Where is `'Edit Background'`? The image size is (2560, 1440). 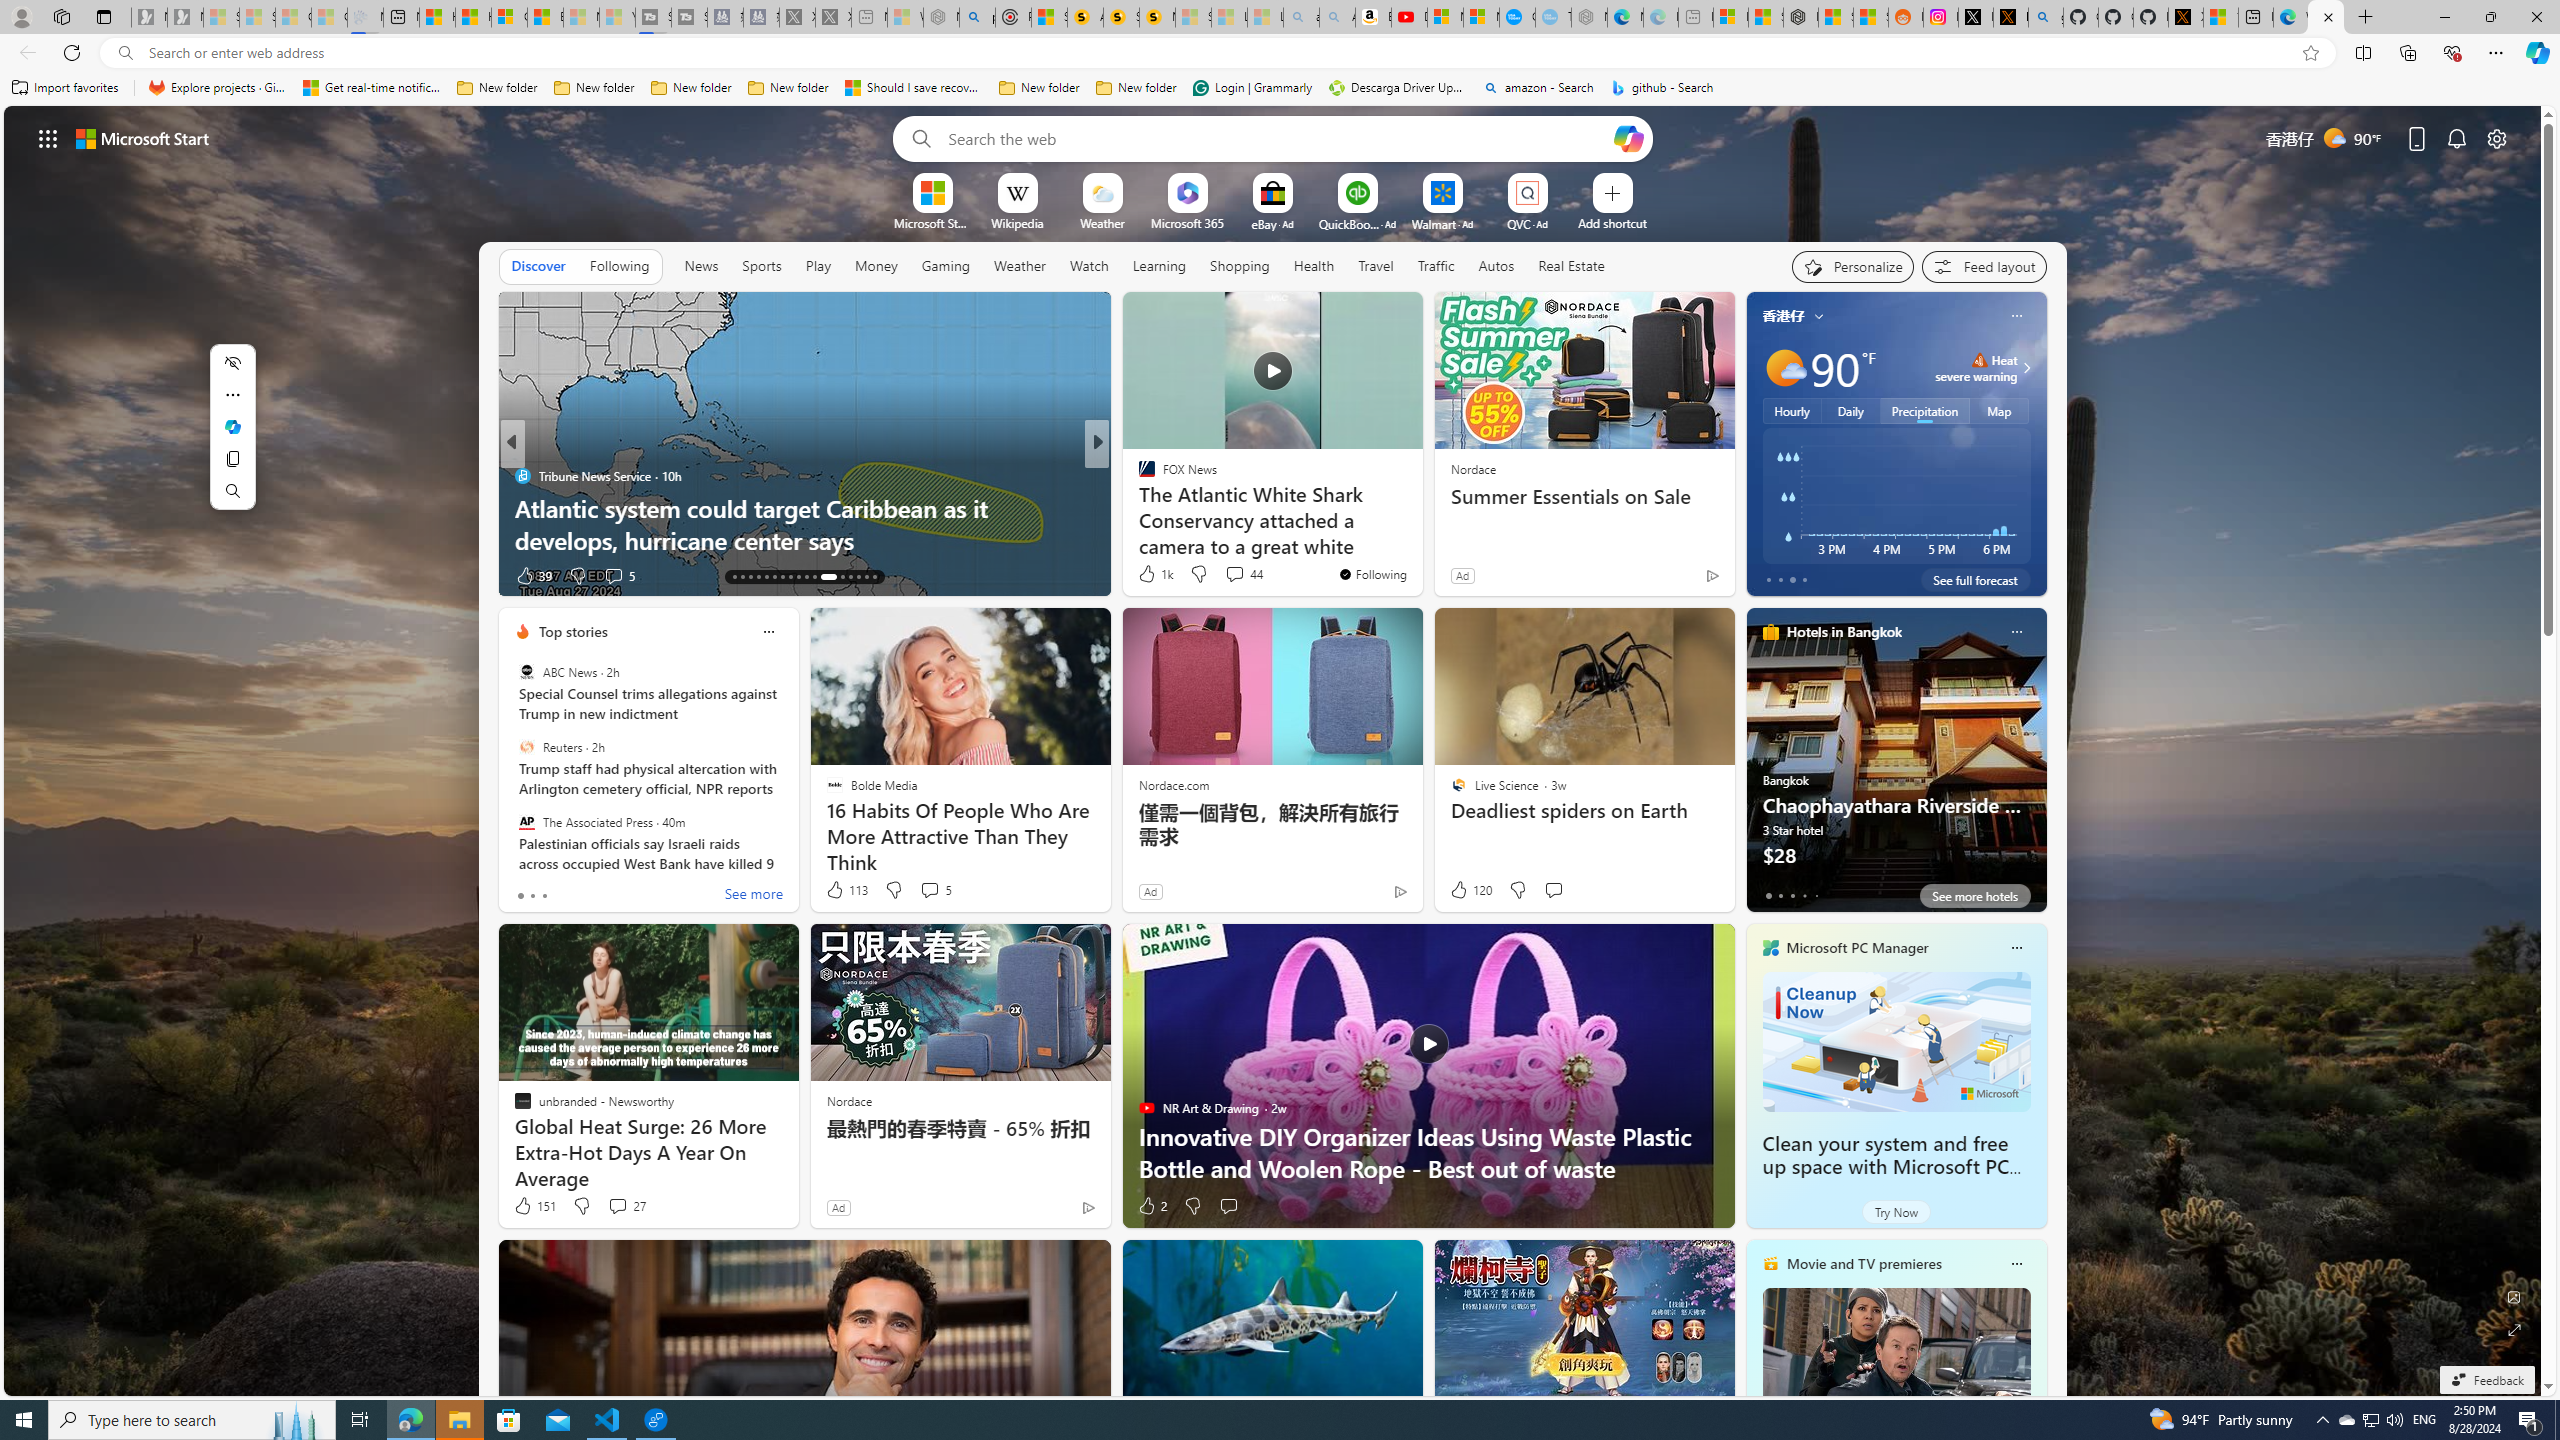 'Edit Background' is located at coordinates (2515, 1295).